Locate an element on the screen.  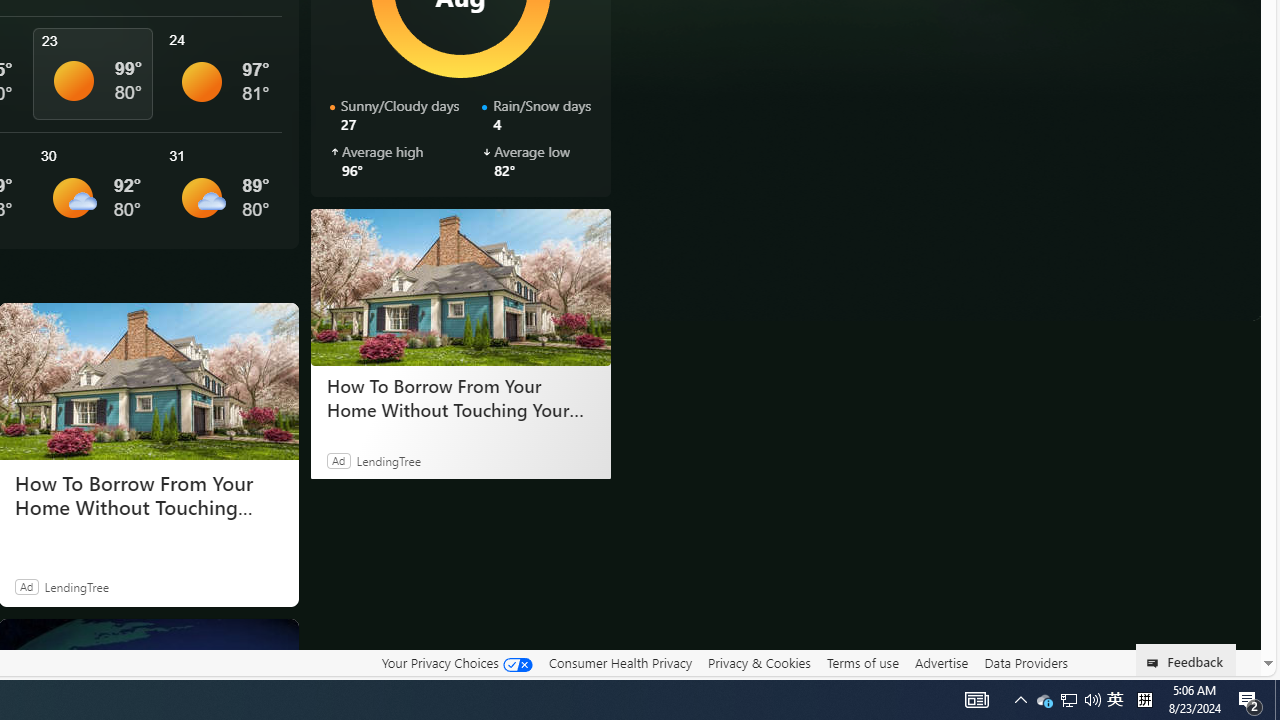
'Terms of use' is located at coordinates (862, 663).